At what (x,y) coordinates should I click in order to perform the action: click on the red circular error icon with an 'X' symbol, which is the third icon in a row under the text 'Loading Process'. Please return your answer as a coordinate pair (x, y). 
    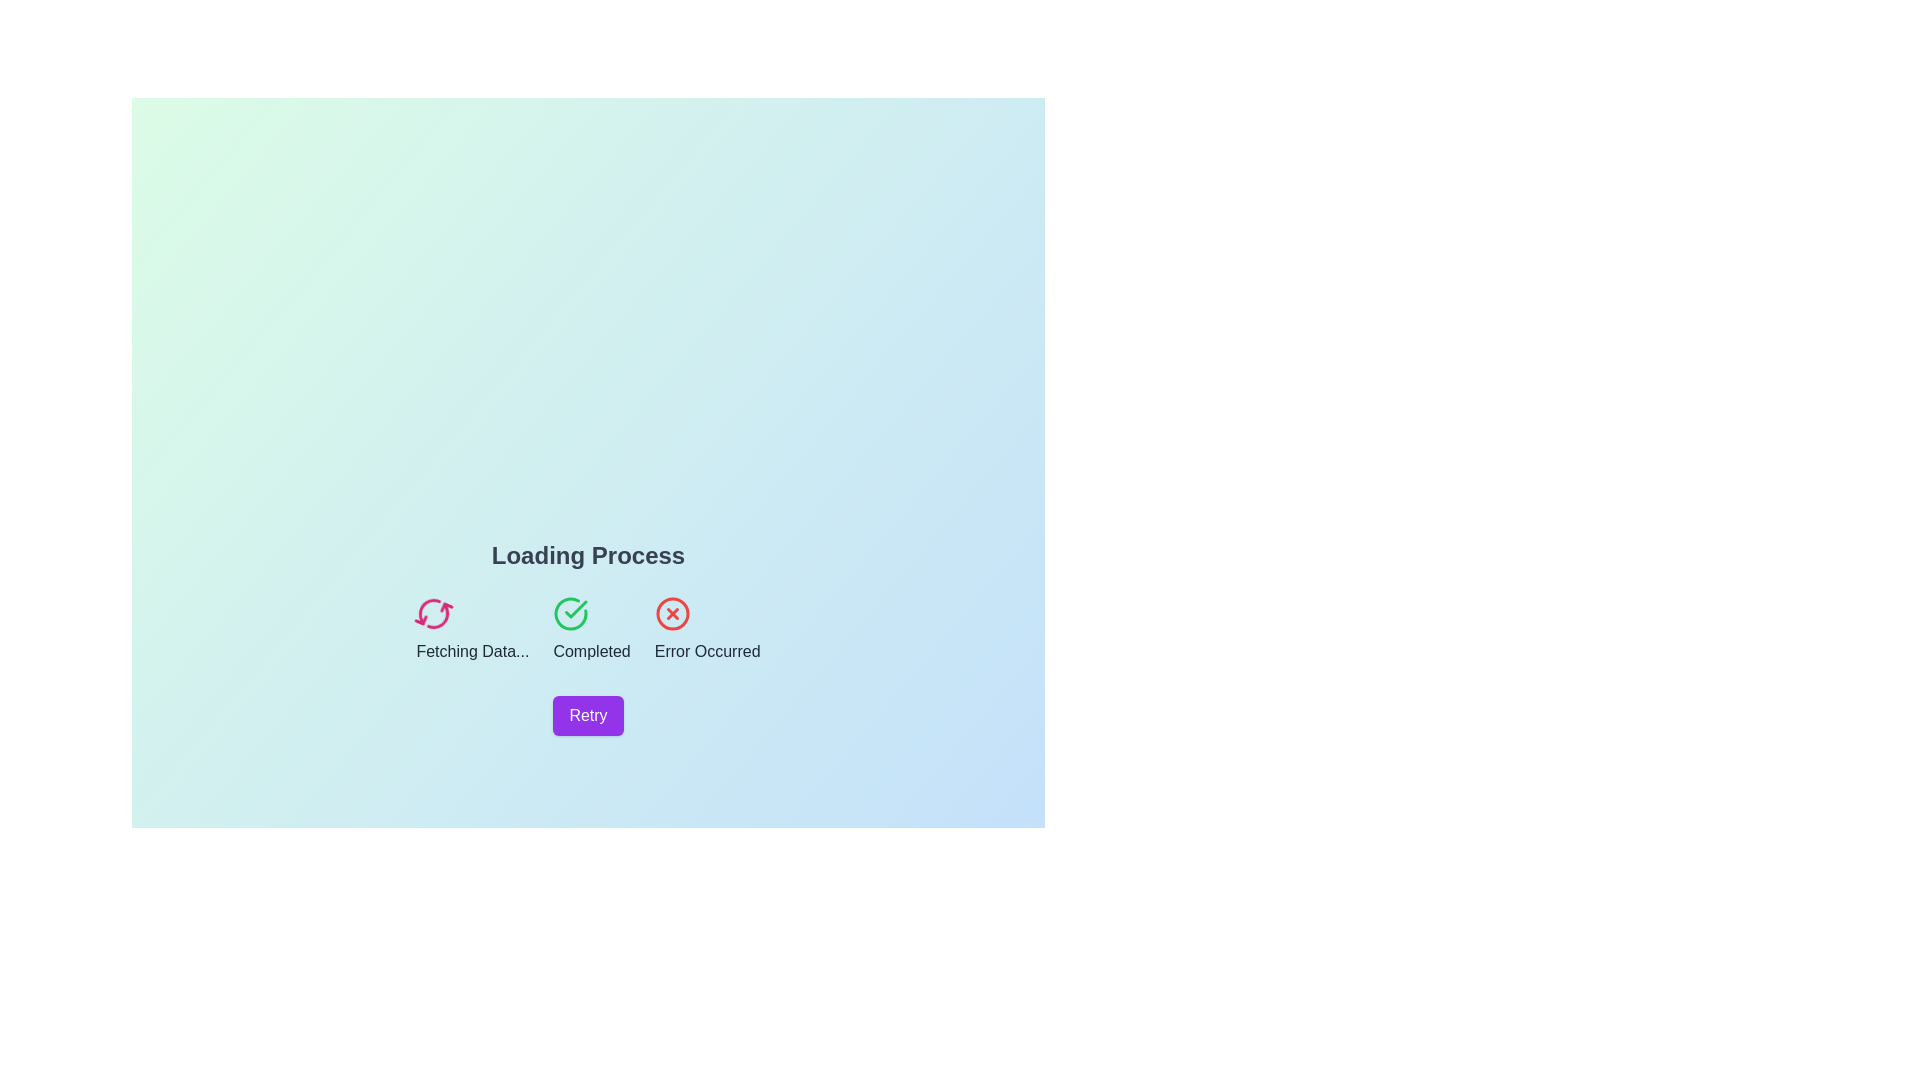
    Looking at the image, I should click on (672, 612).